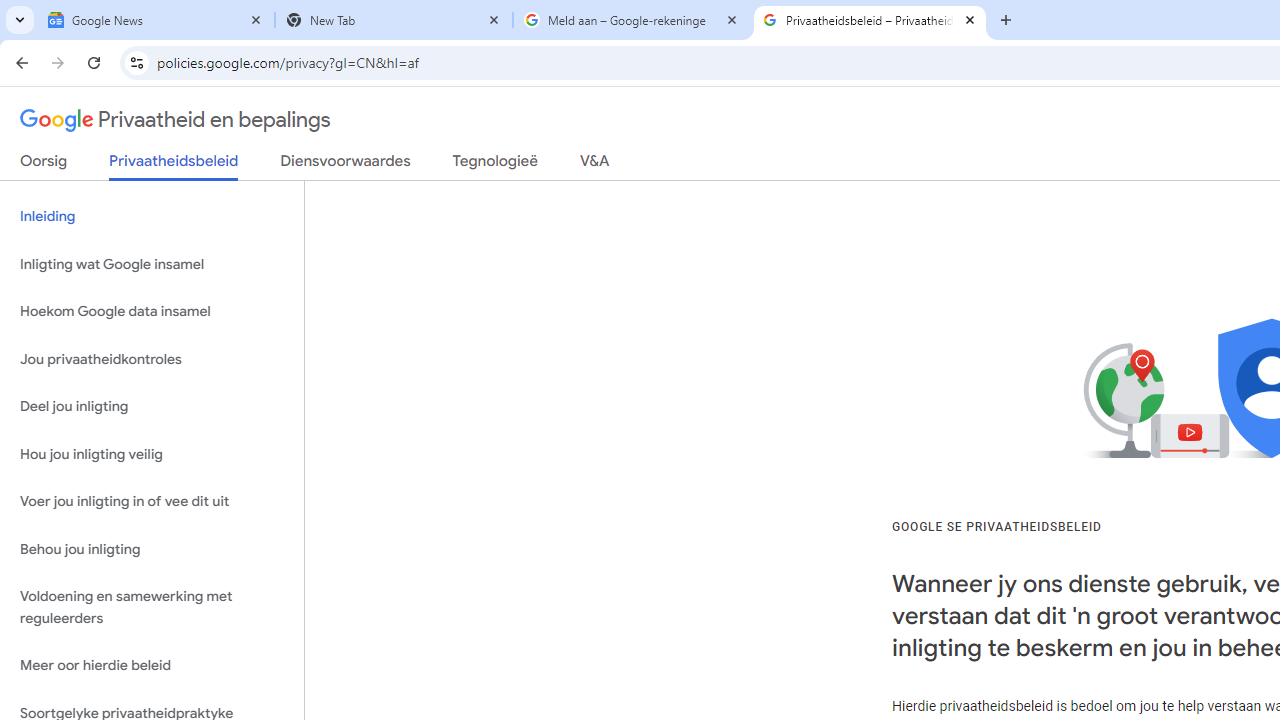 The image size is (1280, 720). I want to click on 'Privaatheidsbeleid', so click(174, 165).